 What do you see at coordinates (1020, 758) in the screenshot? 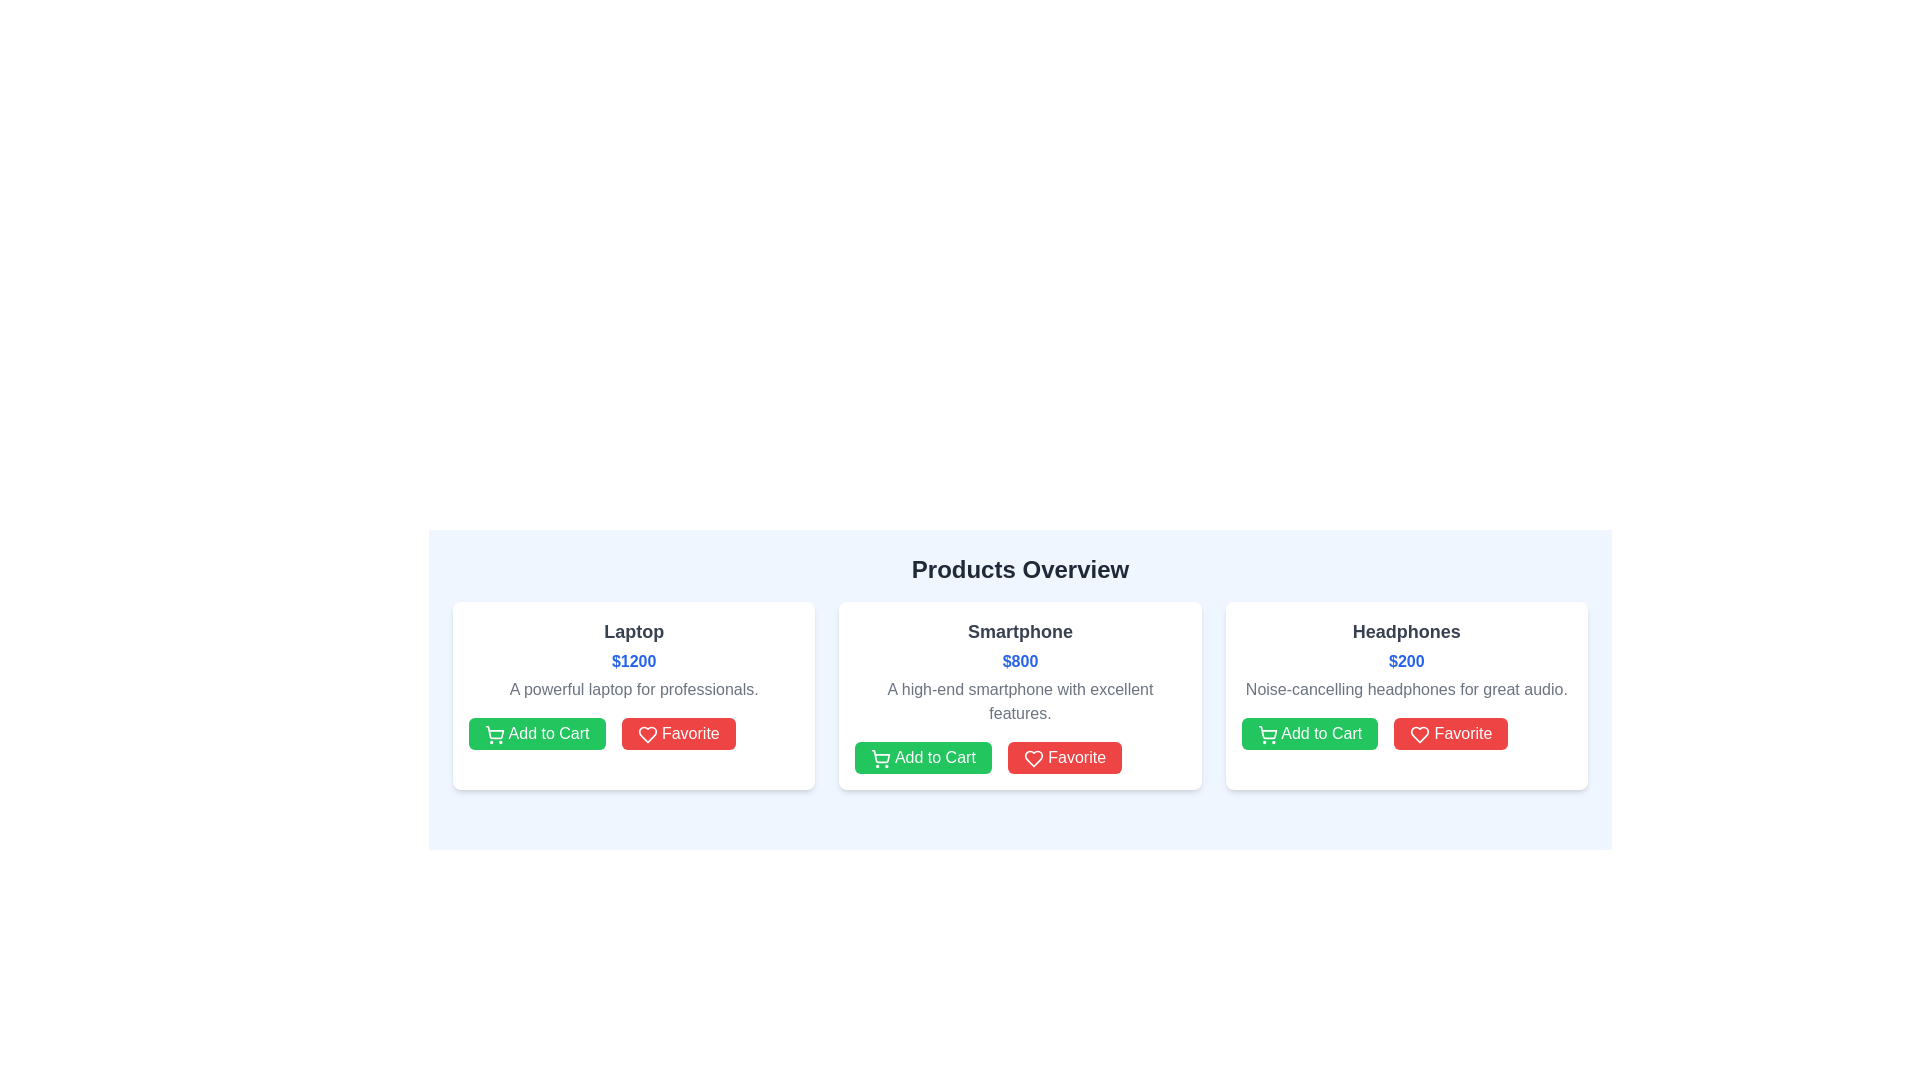
I see `the 'Favorite' button located at the bottom of the middle card in a horizontally aligned row of cards, directly below the product description` at bounding box center [1020, 758].